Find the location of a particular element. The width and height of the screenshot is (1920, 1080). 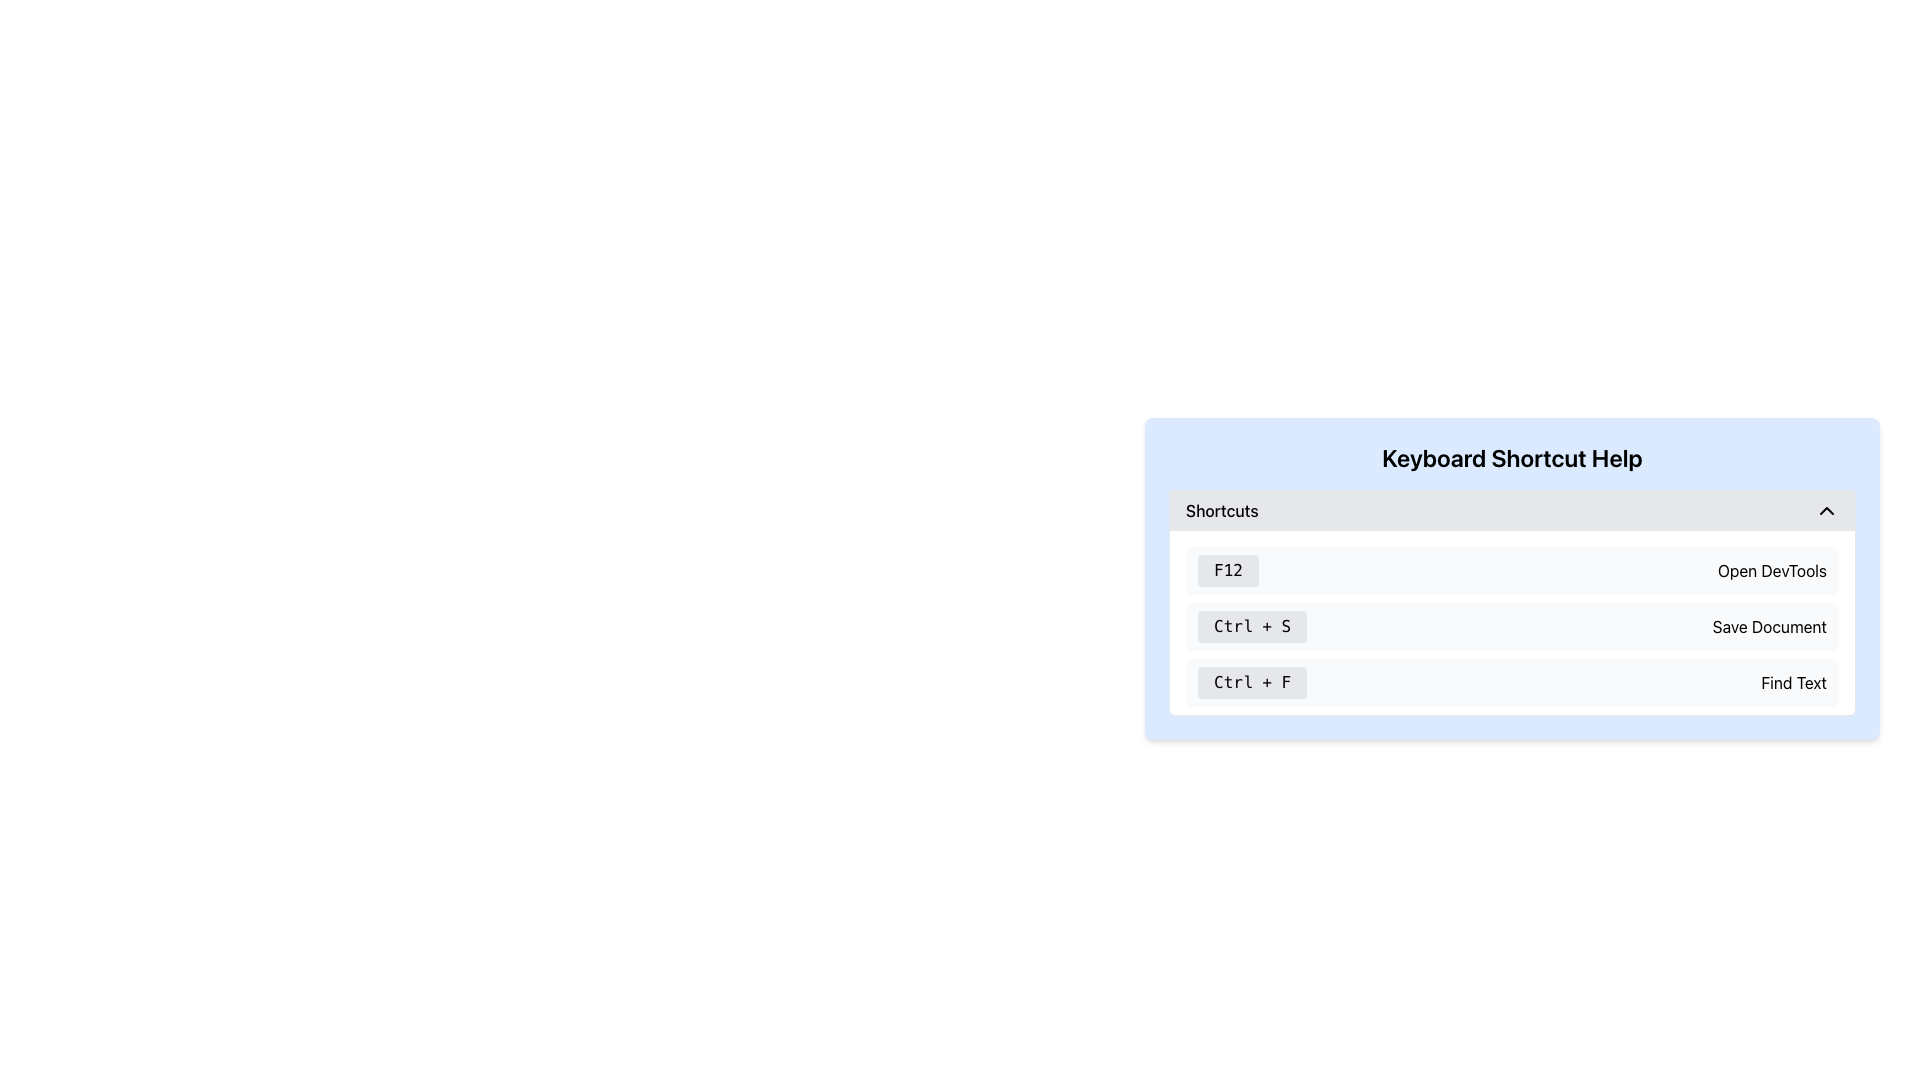

the Icon Button located on the far right side of the header section labeled 'Shortcuts' is located at coordinates (1827, 509).